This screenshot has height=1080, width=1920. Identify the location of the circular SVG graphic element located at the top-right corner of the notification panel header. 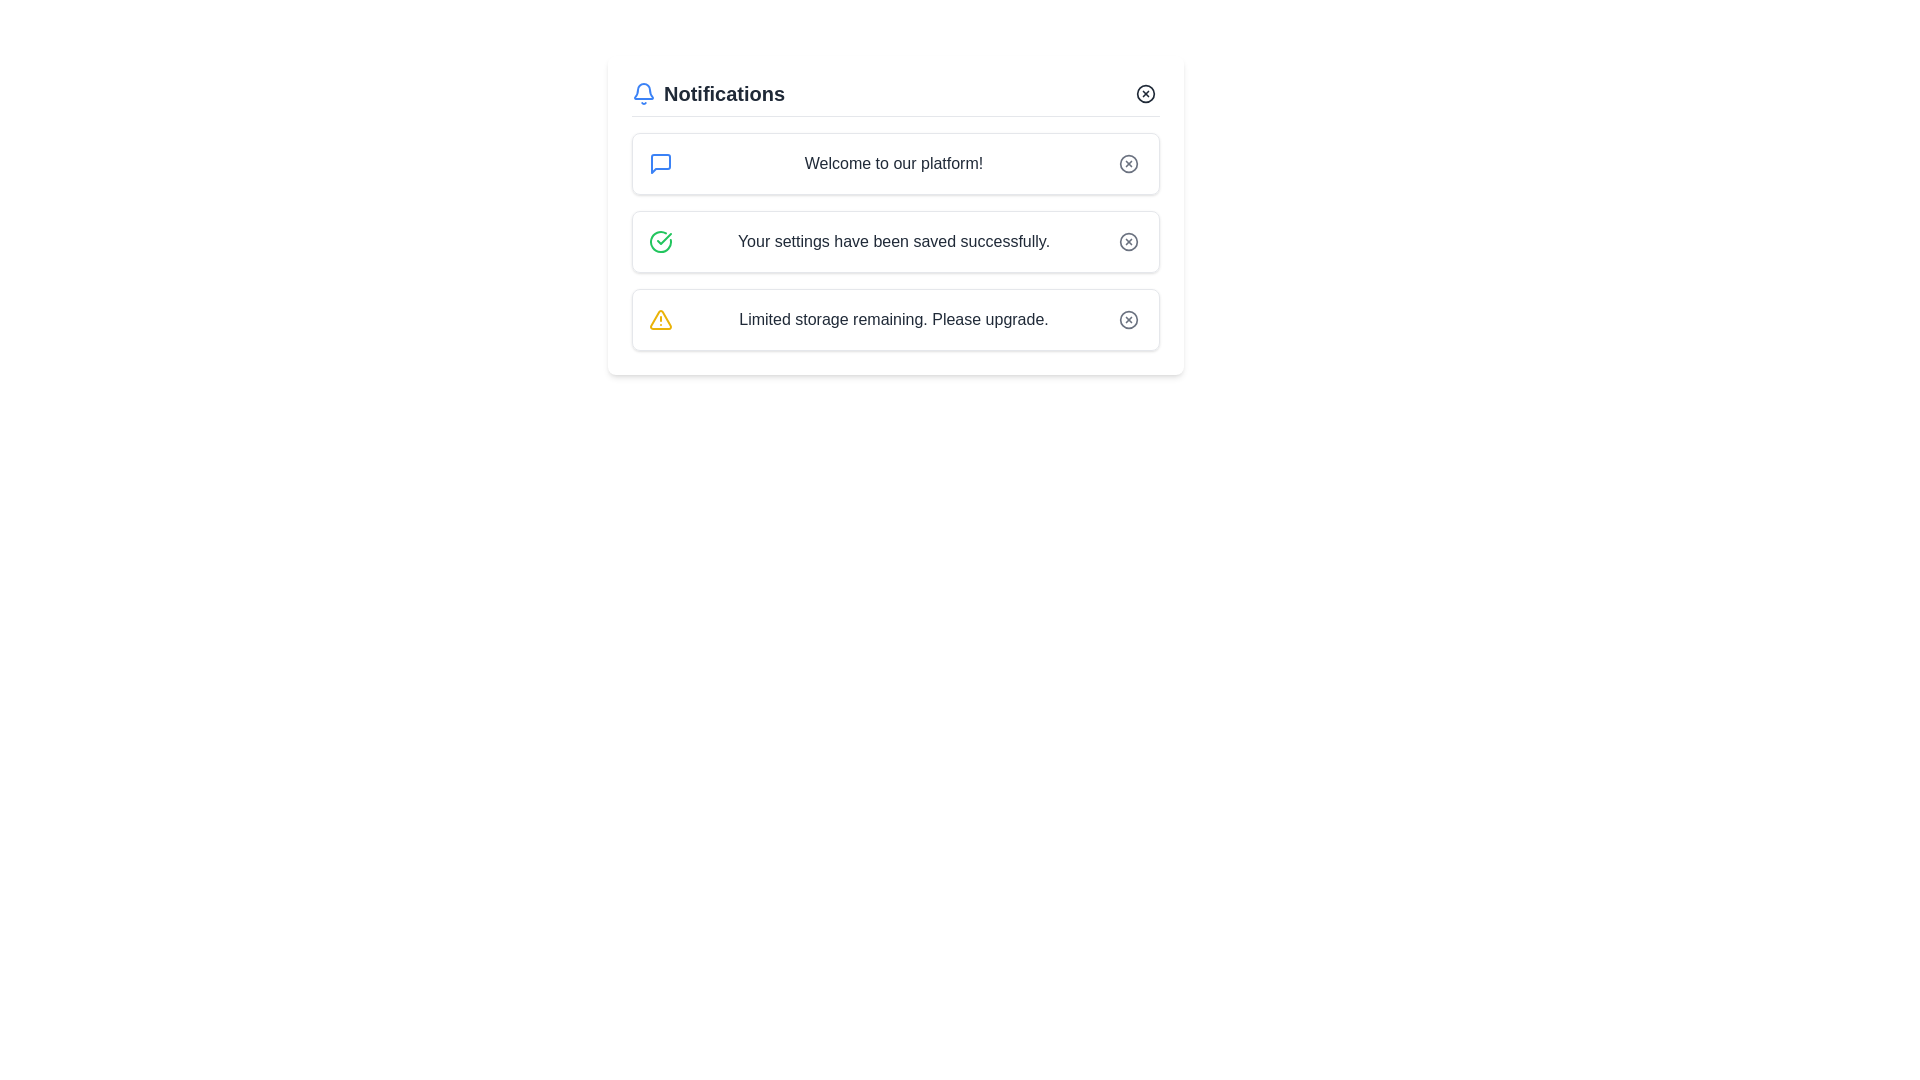
(1146, 93).